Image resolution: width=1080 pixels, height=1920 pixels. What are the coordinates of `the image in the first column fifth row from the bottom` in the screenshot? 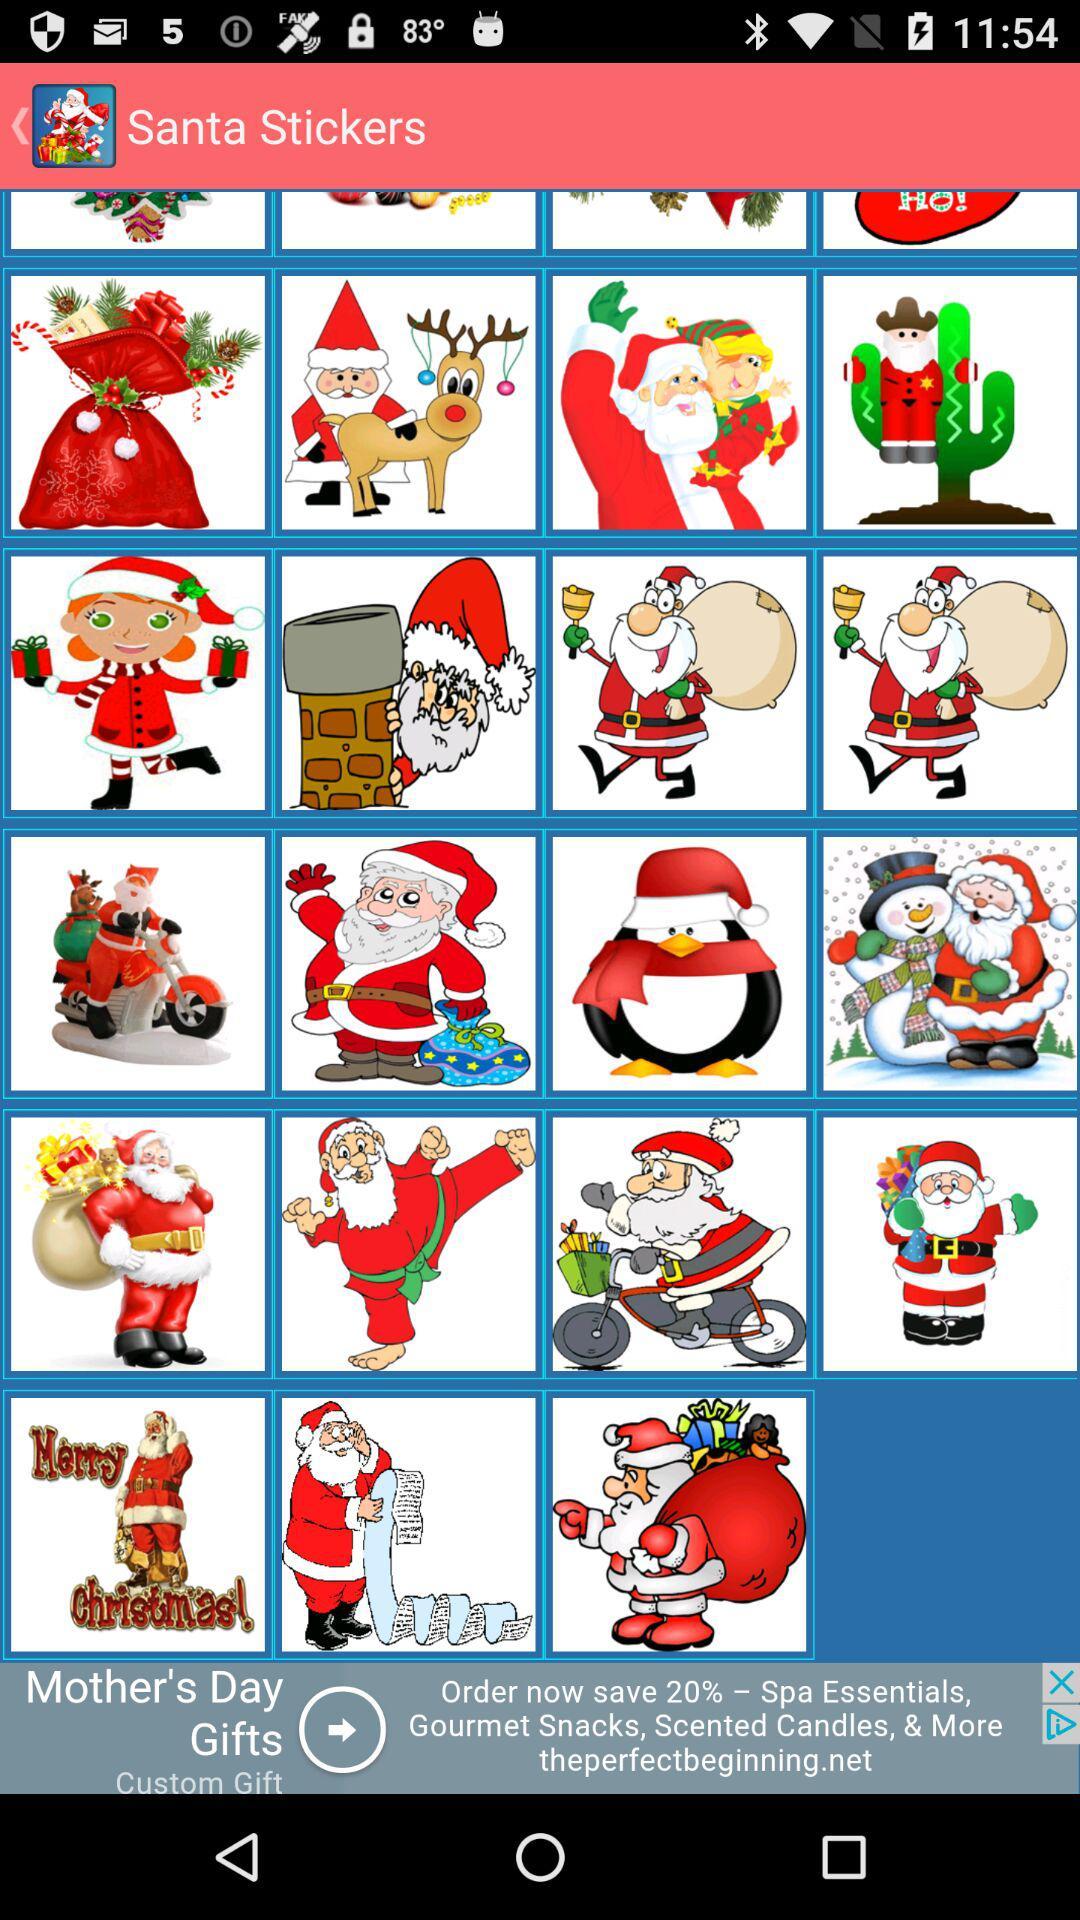 It's located at (137, 402).